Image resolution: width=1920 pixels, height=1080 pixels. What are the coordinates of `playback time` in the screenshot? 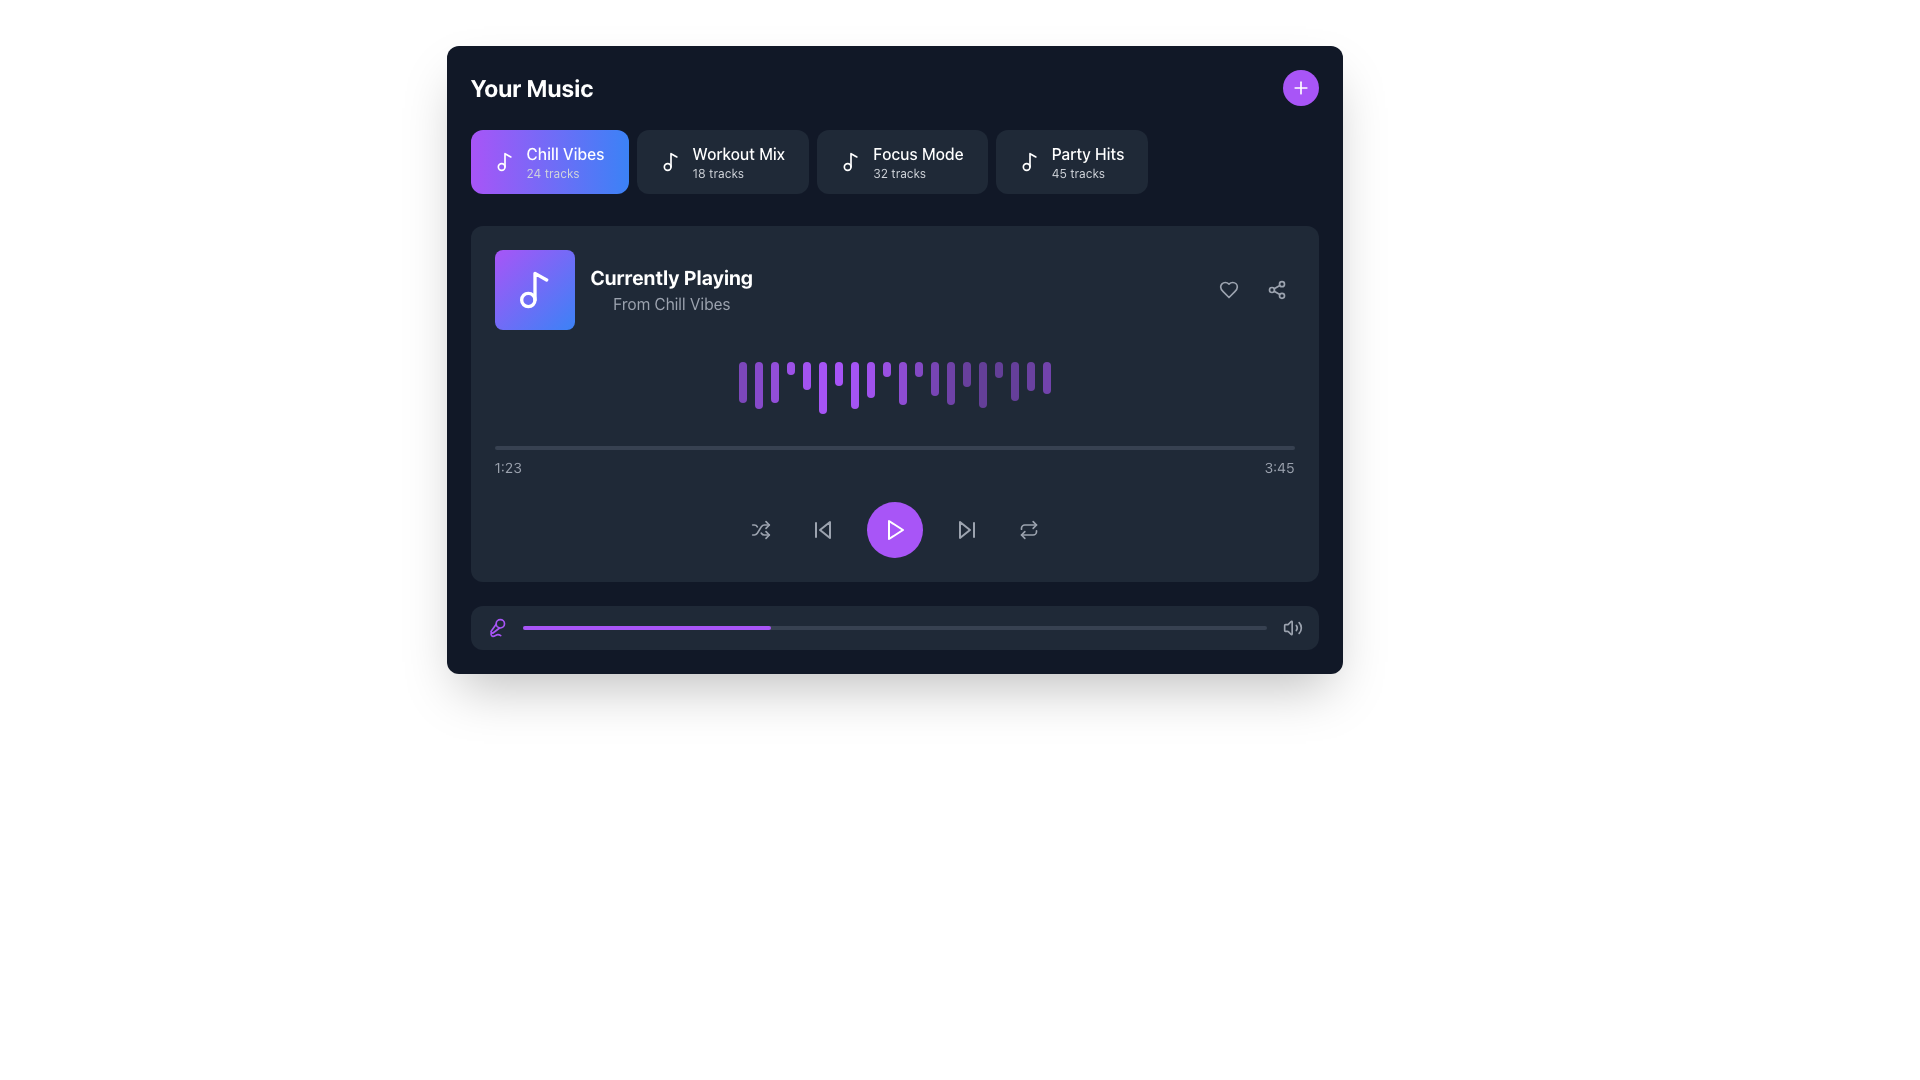 It's located at (628, 447).